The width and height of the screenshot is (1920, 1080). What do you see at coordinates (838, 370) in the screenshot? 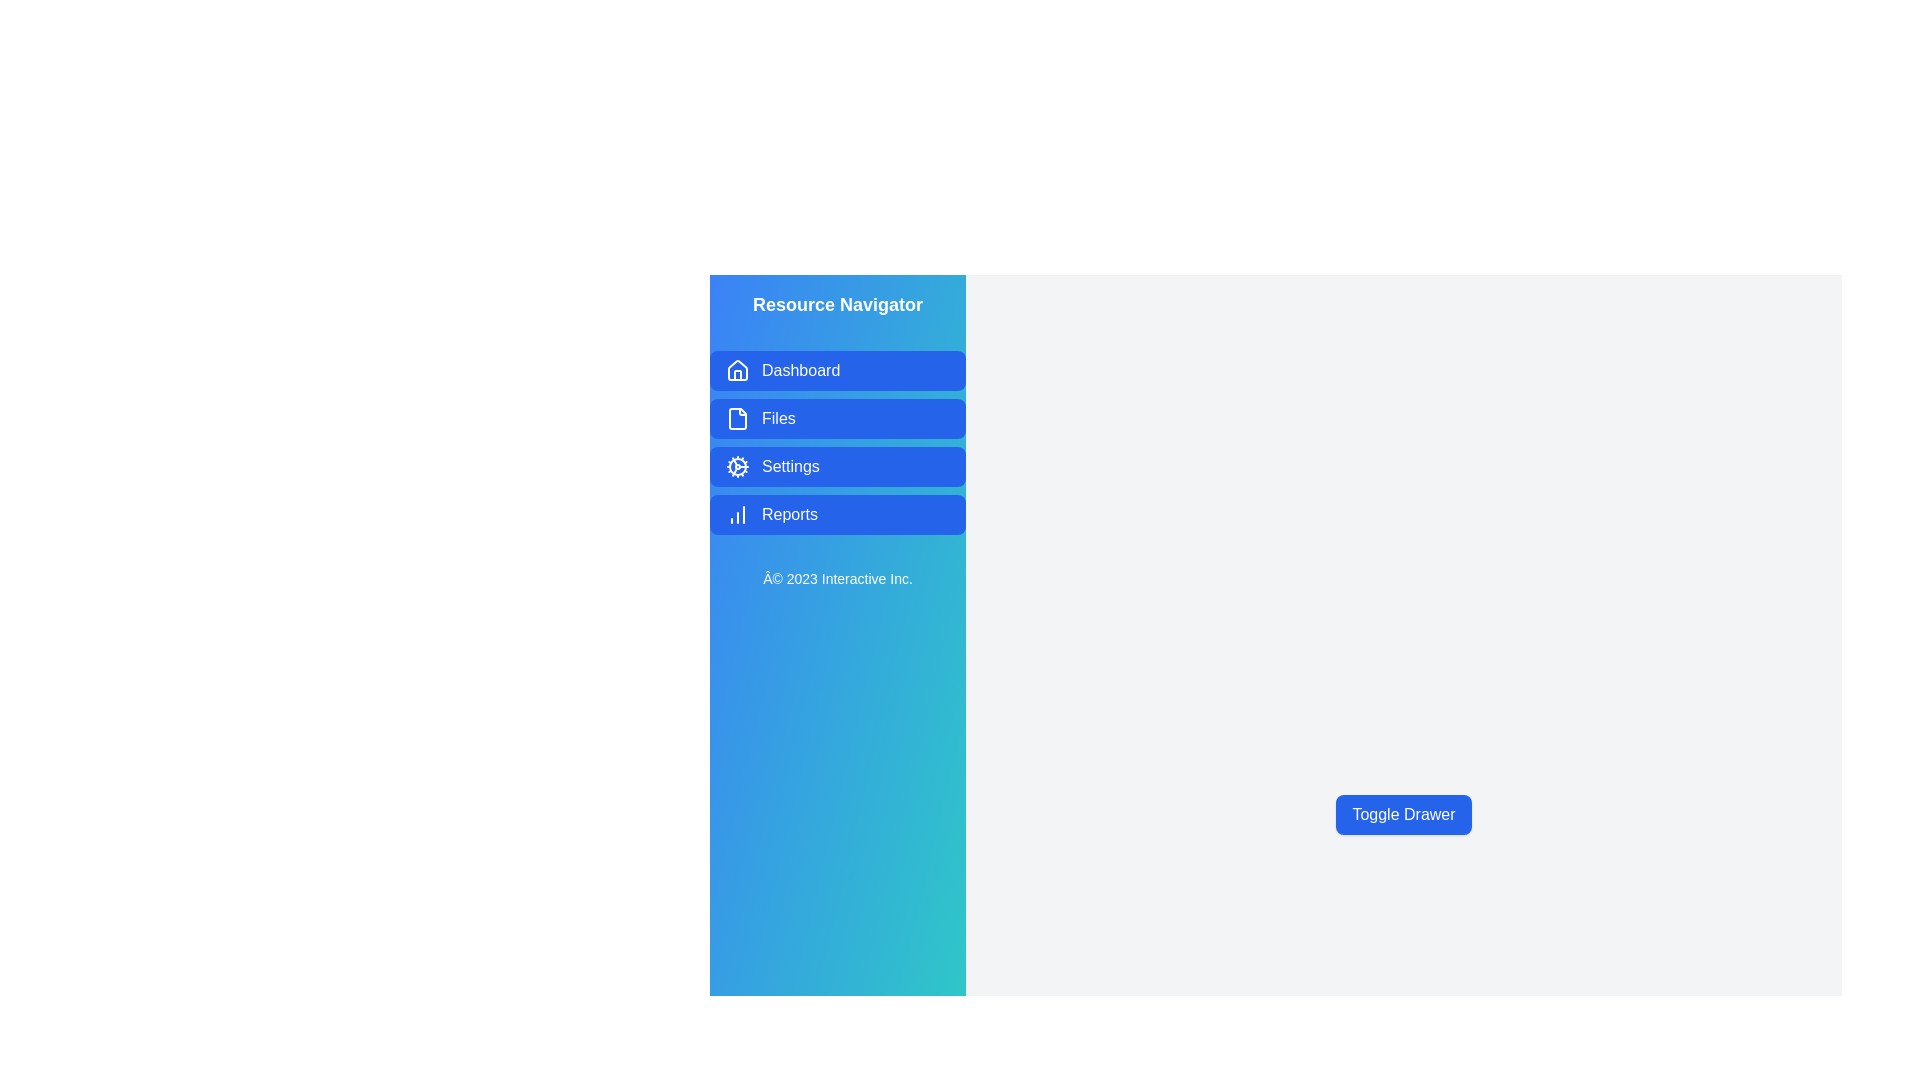
I see `the navigation item Dashboard from the Resource Navigator` at bounding box center [838, 370].